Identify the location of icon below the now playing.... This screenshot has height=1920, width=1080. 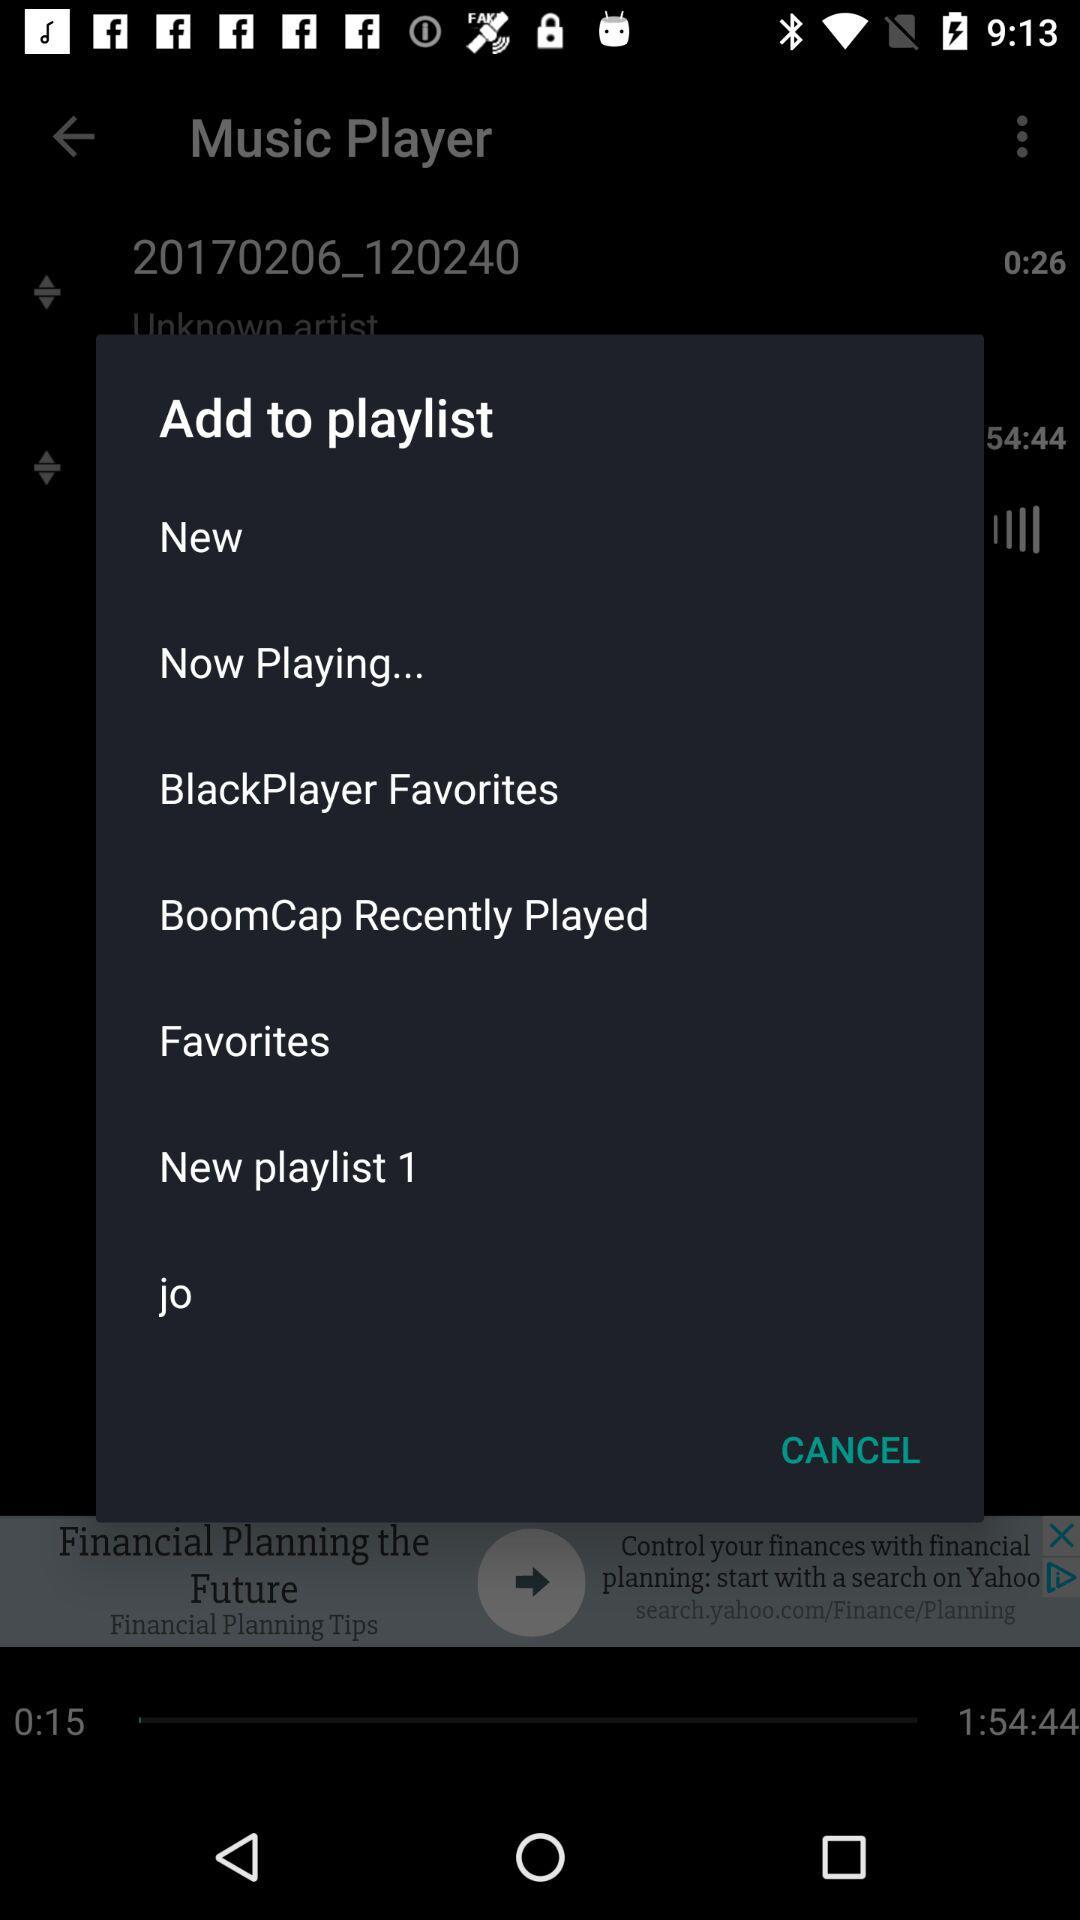
(540, 786).